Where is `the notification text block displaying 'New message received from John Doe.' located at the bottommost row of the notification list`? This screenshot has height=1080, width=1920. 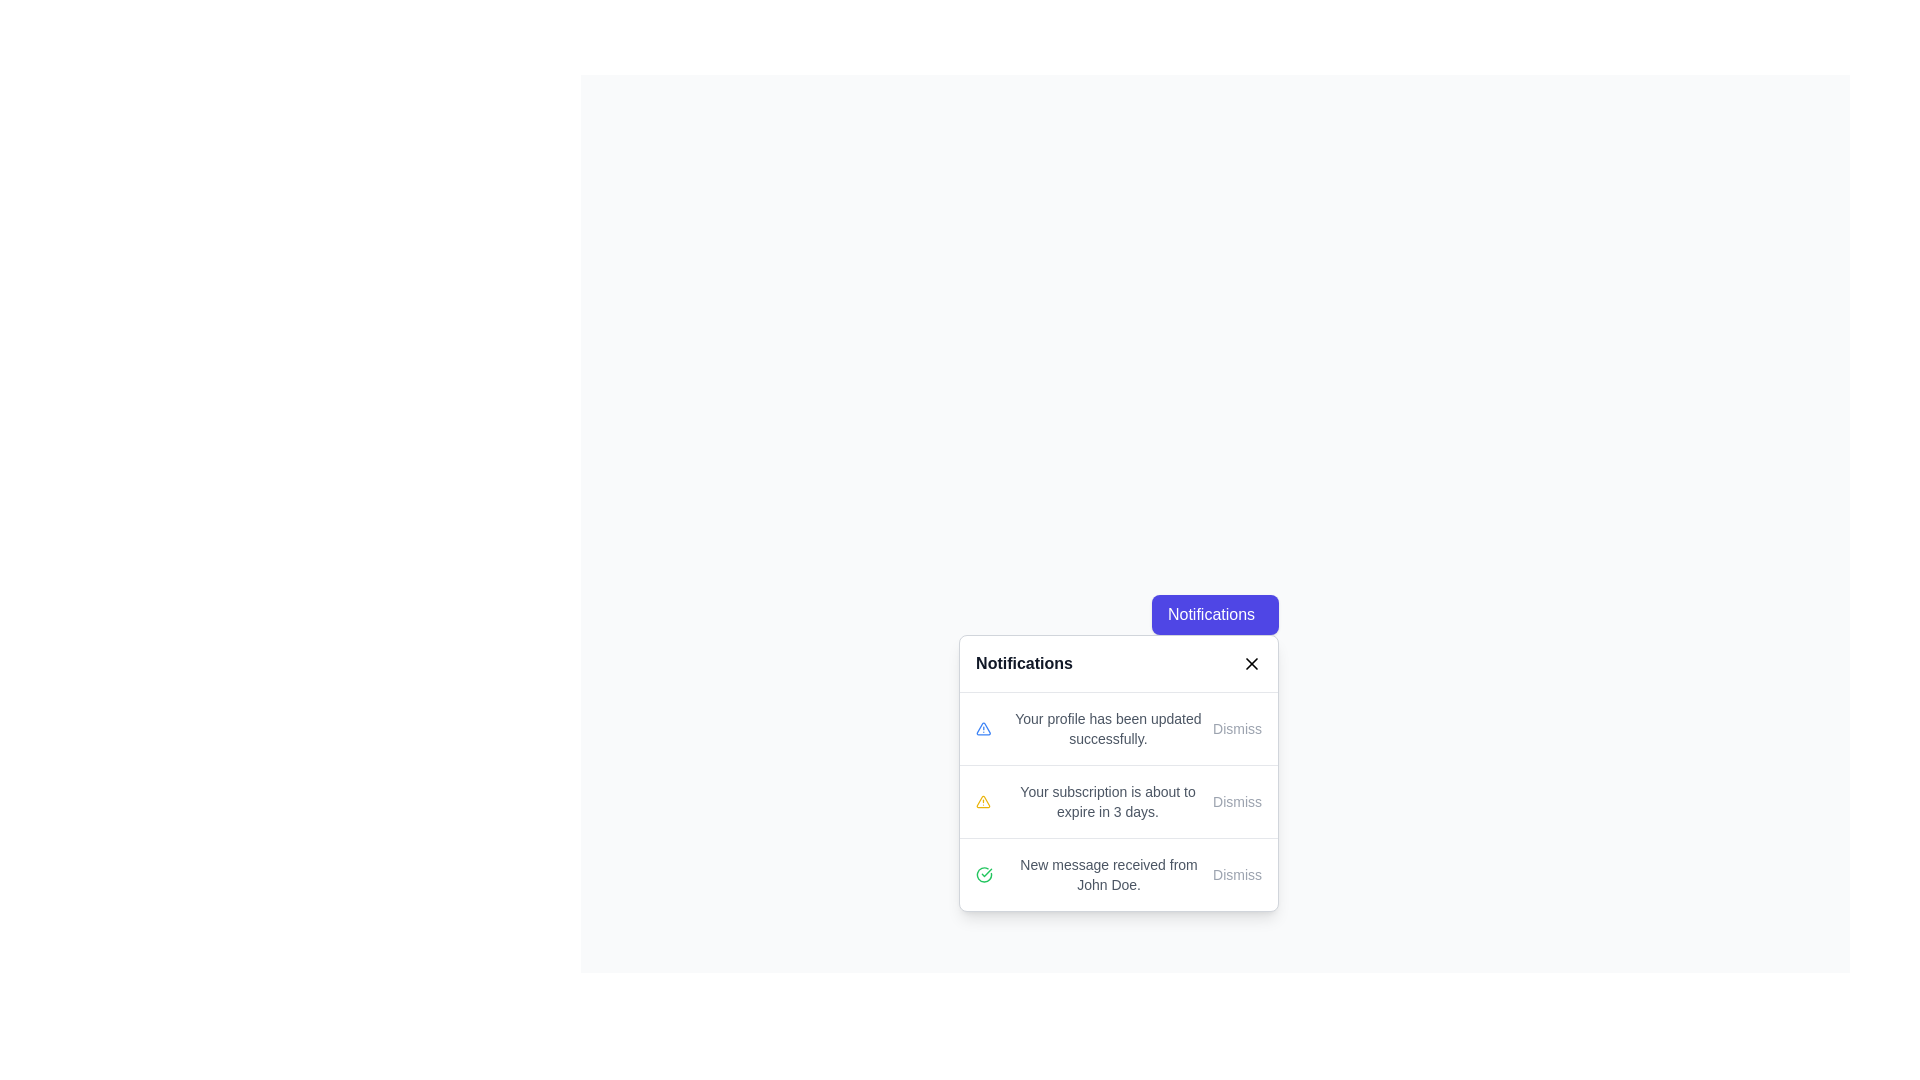 the notification text block displaying 'New message received from John Doe.' located at the bottommost row of the notification list is located at coordinates (1107, 874).